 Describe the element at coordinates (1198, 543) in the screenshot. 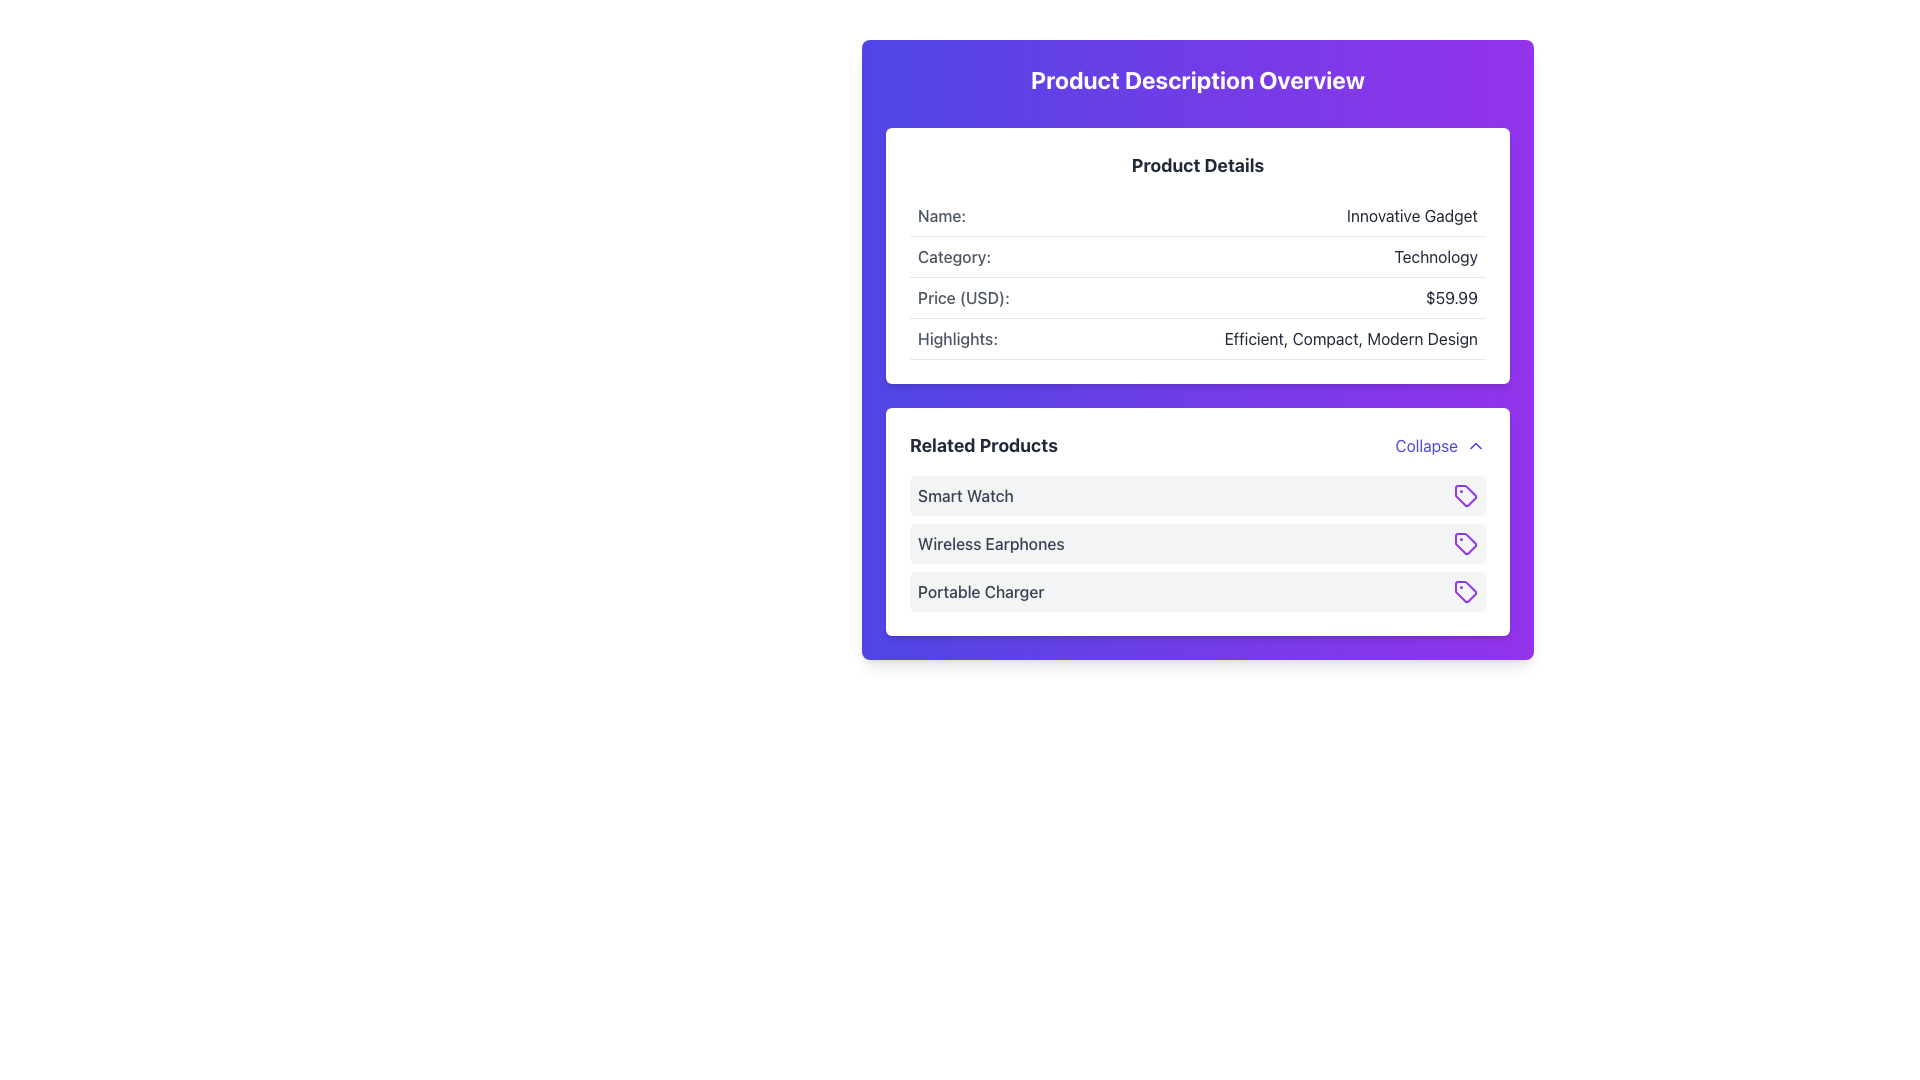

I see `the second list item labeled 'Wireless Earphones' under the 'Related Products' section` at that location.